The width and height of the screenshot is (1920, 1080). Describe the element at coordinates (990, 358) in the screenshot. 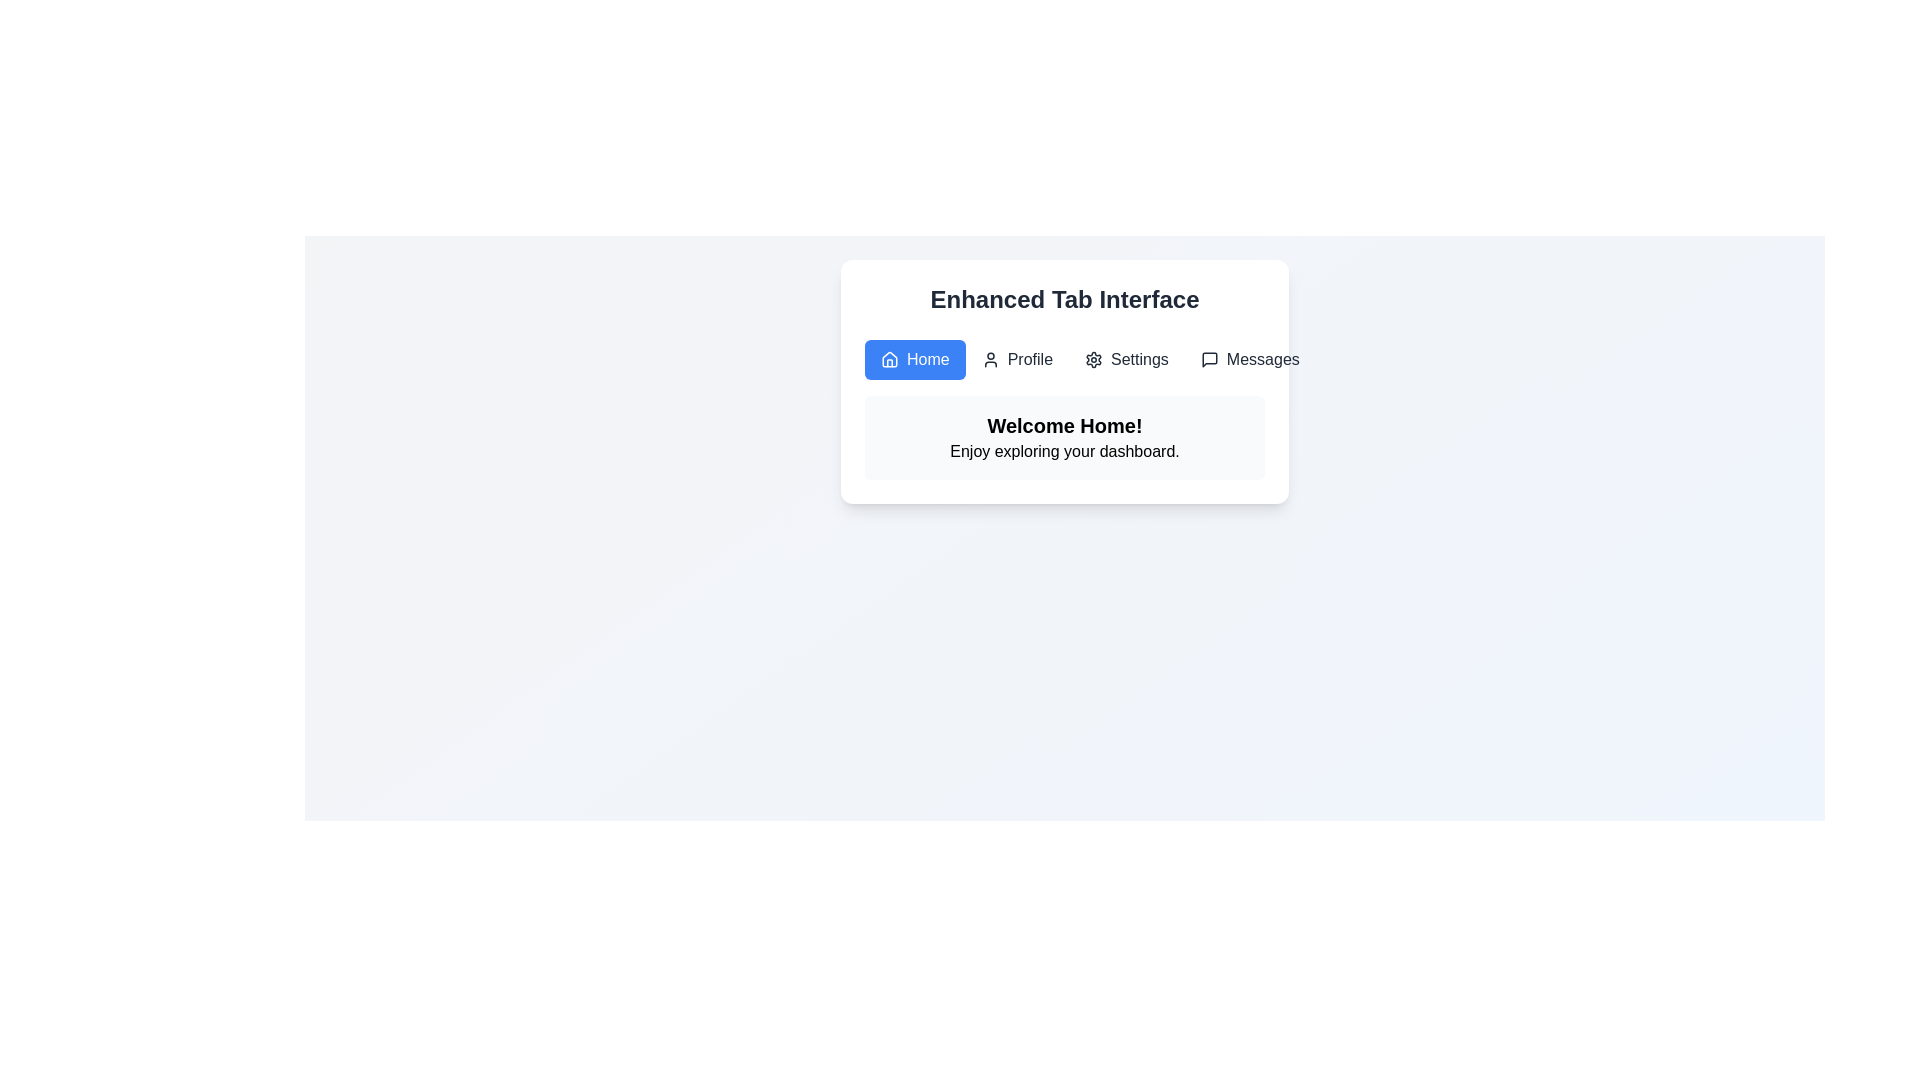

I see `the 'Profile' button icon, which visually indicates its association with user profiles and is located between the 'Home' and 'Settings' buttons` at that location.